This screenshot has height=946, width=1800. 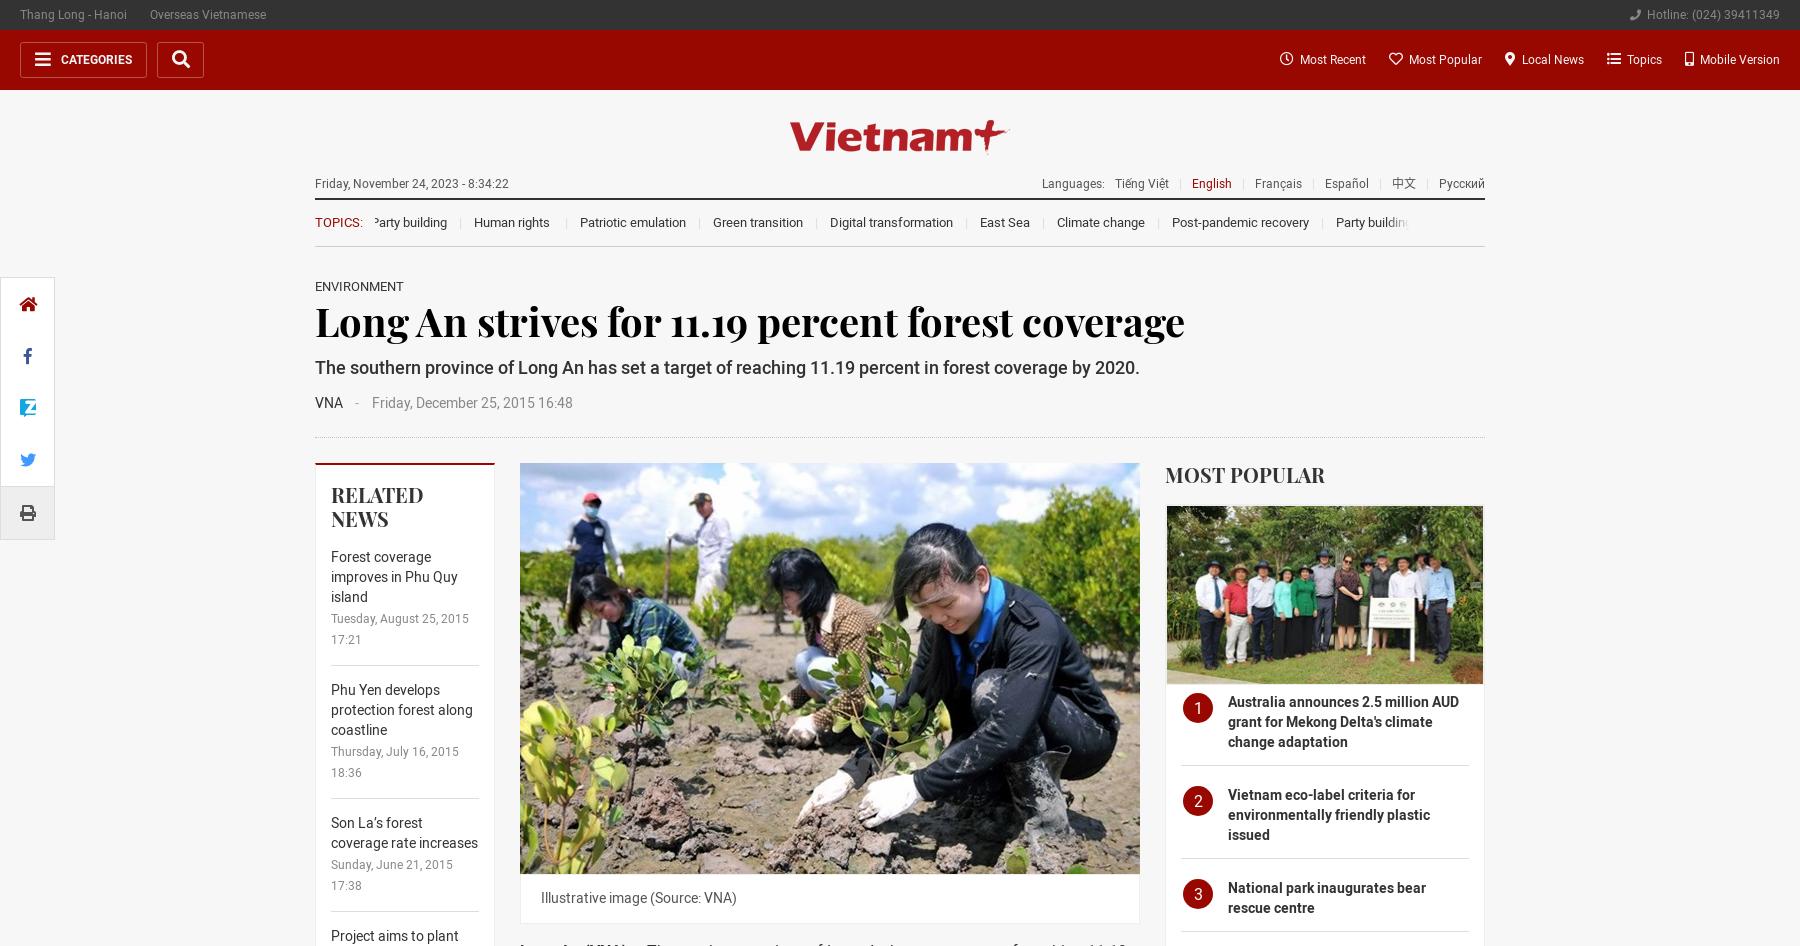 What do you see at coordinates (377, 505) in the screenshot?
I see `'Related News'` at bounding box center [377, 505].